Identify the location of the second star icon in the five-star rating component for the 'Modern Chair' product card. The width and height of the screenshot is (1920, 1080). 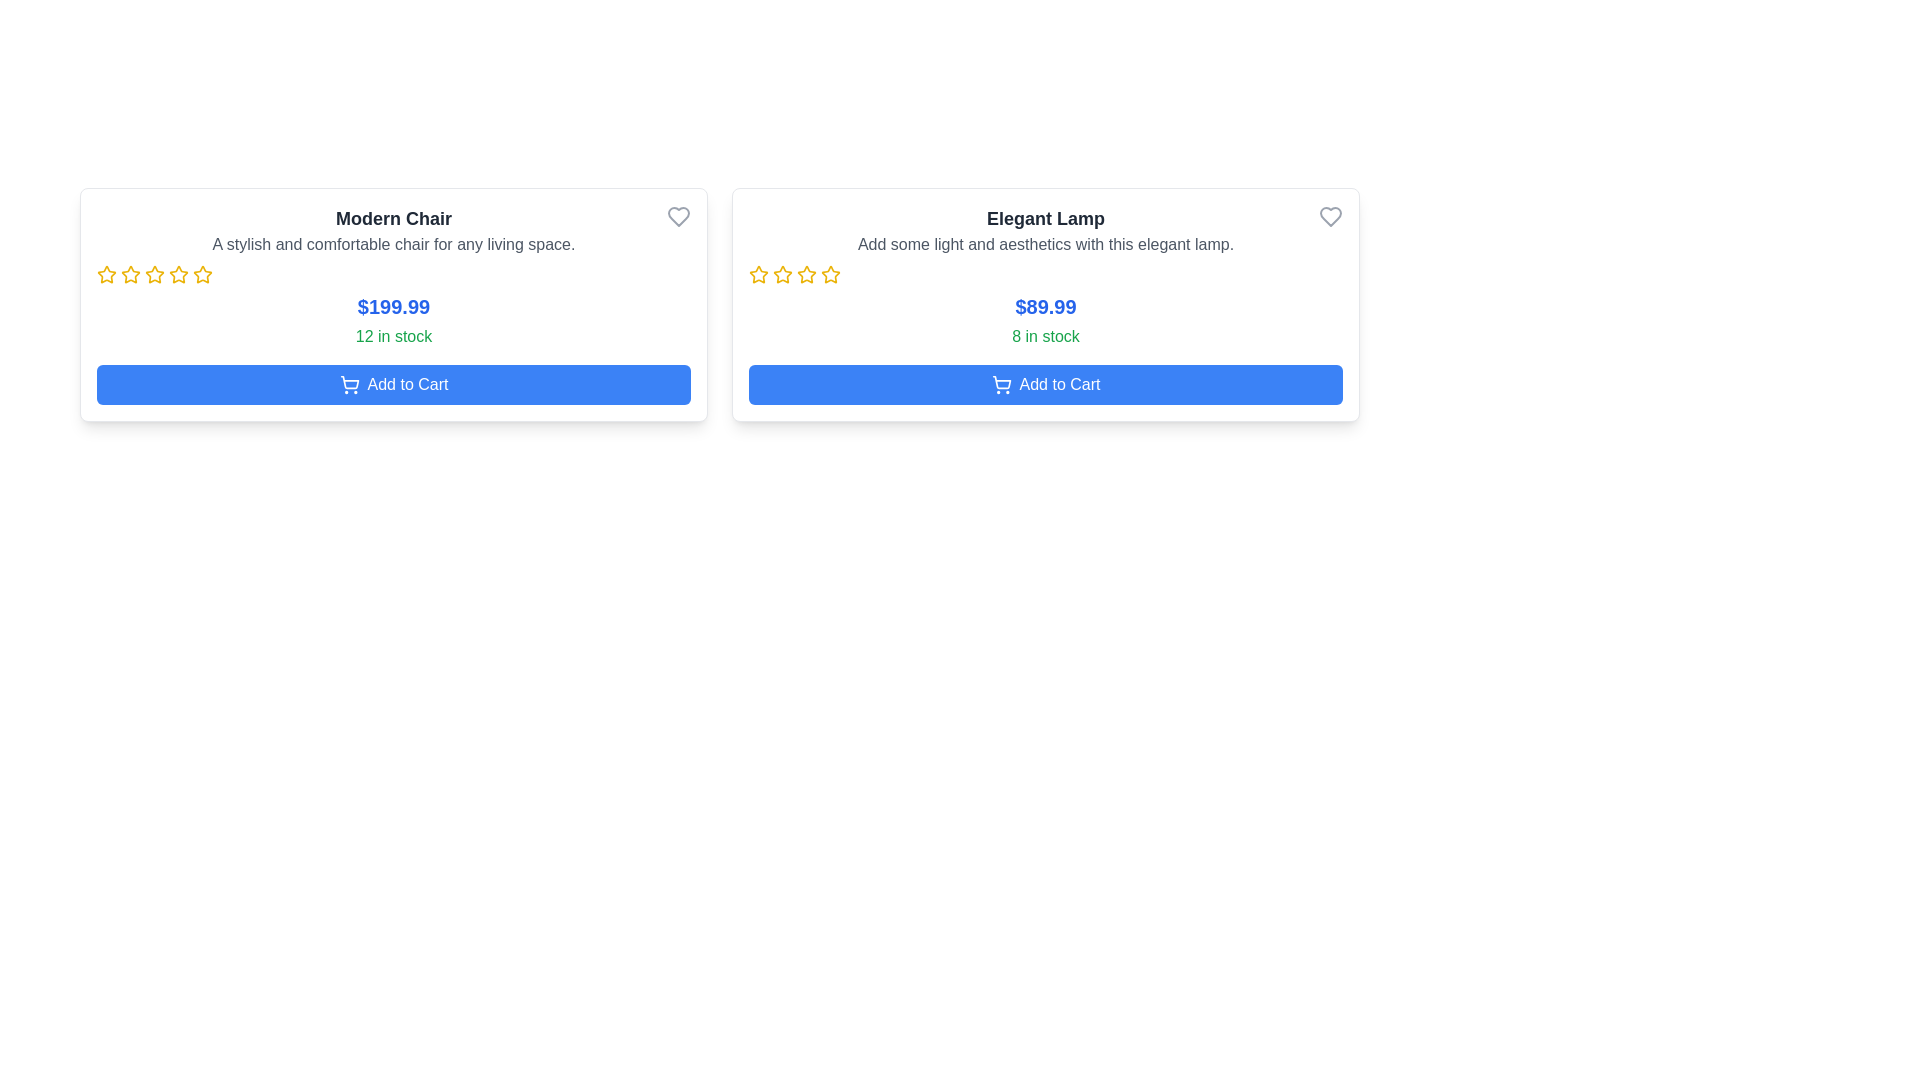
(129, 274).